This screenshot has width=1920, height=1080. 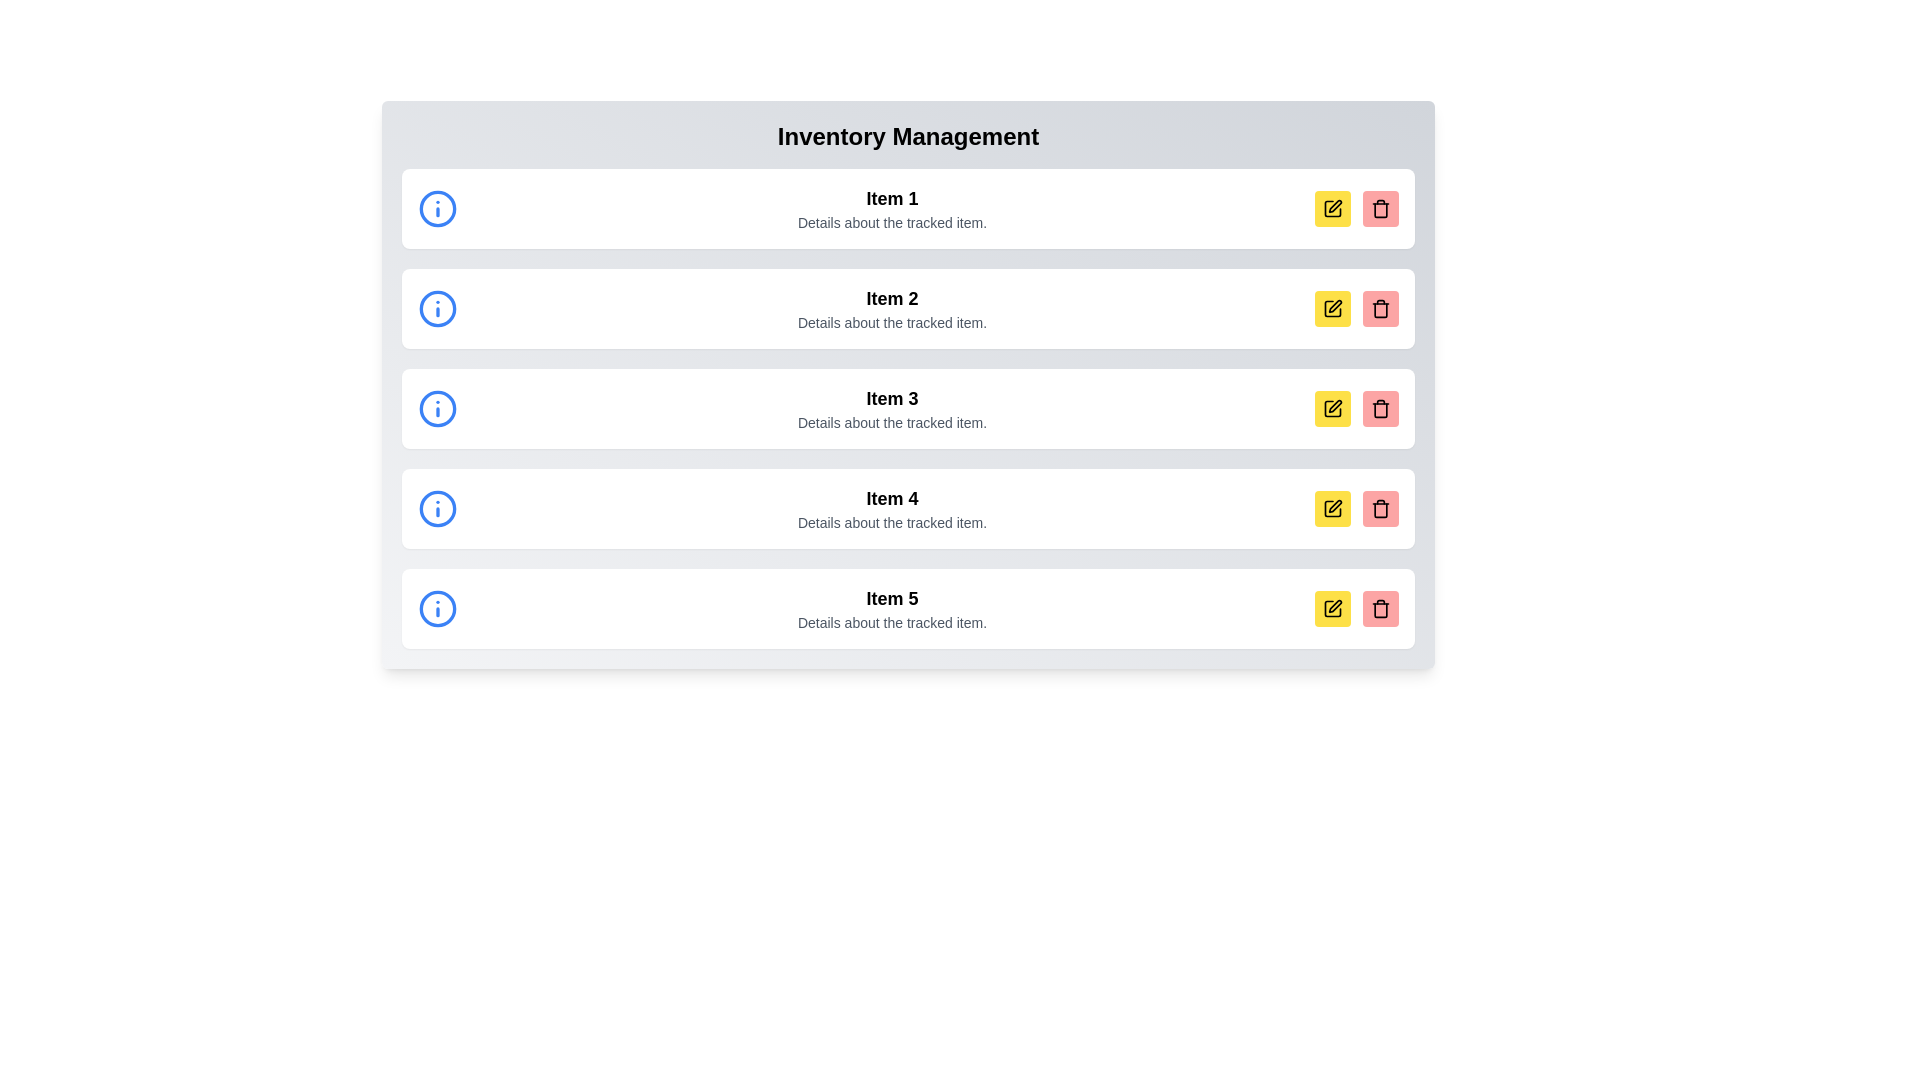 I want to click on the text label that provides supplementary detail for 'Item 4', located in the fourth row beneath the title, so click(x=891, y=522).